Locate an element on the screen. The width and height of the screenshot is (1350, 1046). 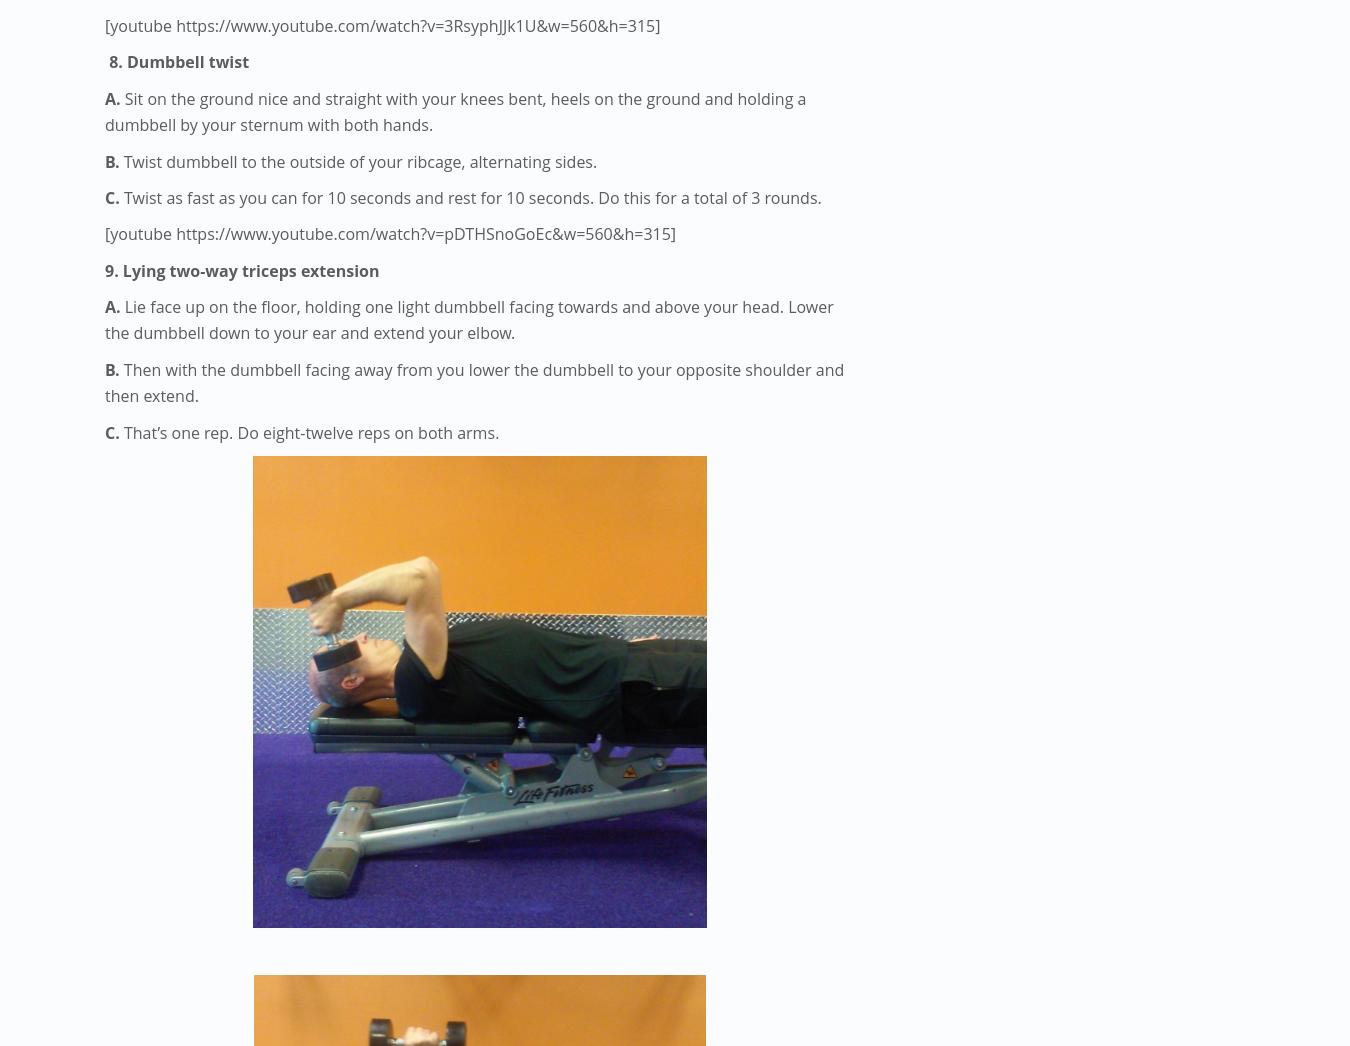
'That’s one rep. Do eight-twelve reps on both arms.' is located at coordinates (310, 430).